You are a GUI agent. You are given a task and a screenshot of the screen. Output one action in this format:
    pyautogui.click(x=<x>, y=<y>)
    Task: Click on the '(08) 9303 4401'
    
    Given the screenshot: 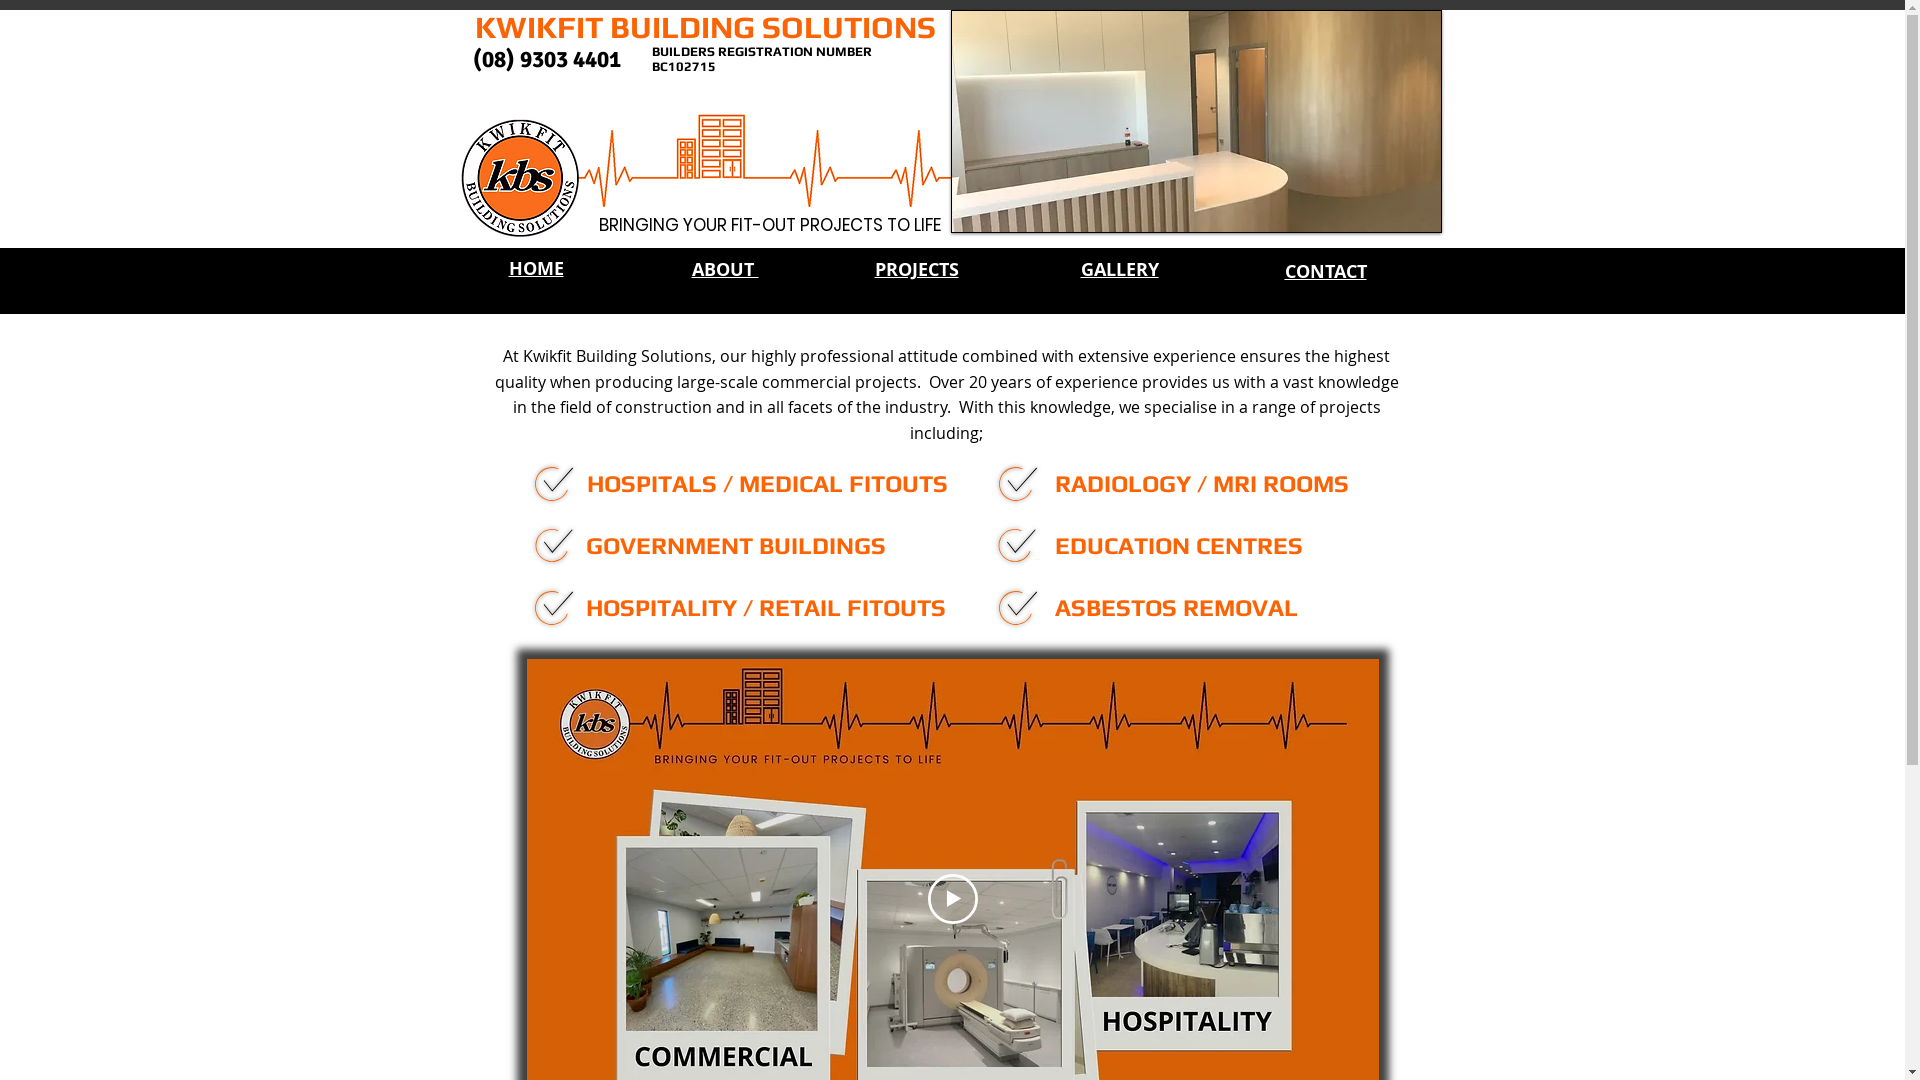 What is the action you would take?
    pyautogui.click(x=546, y=57)
    